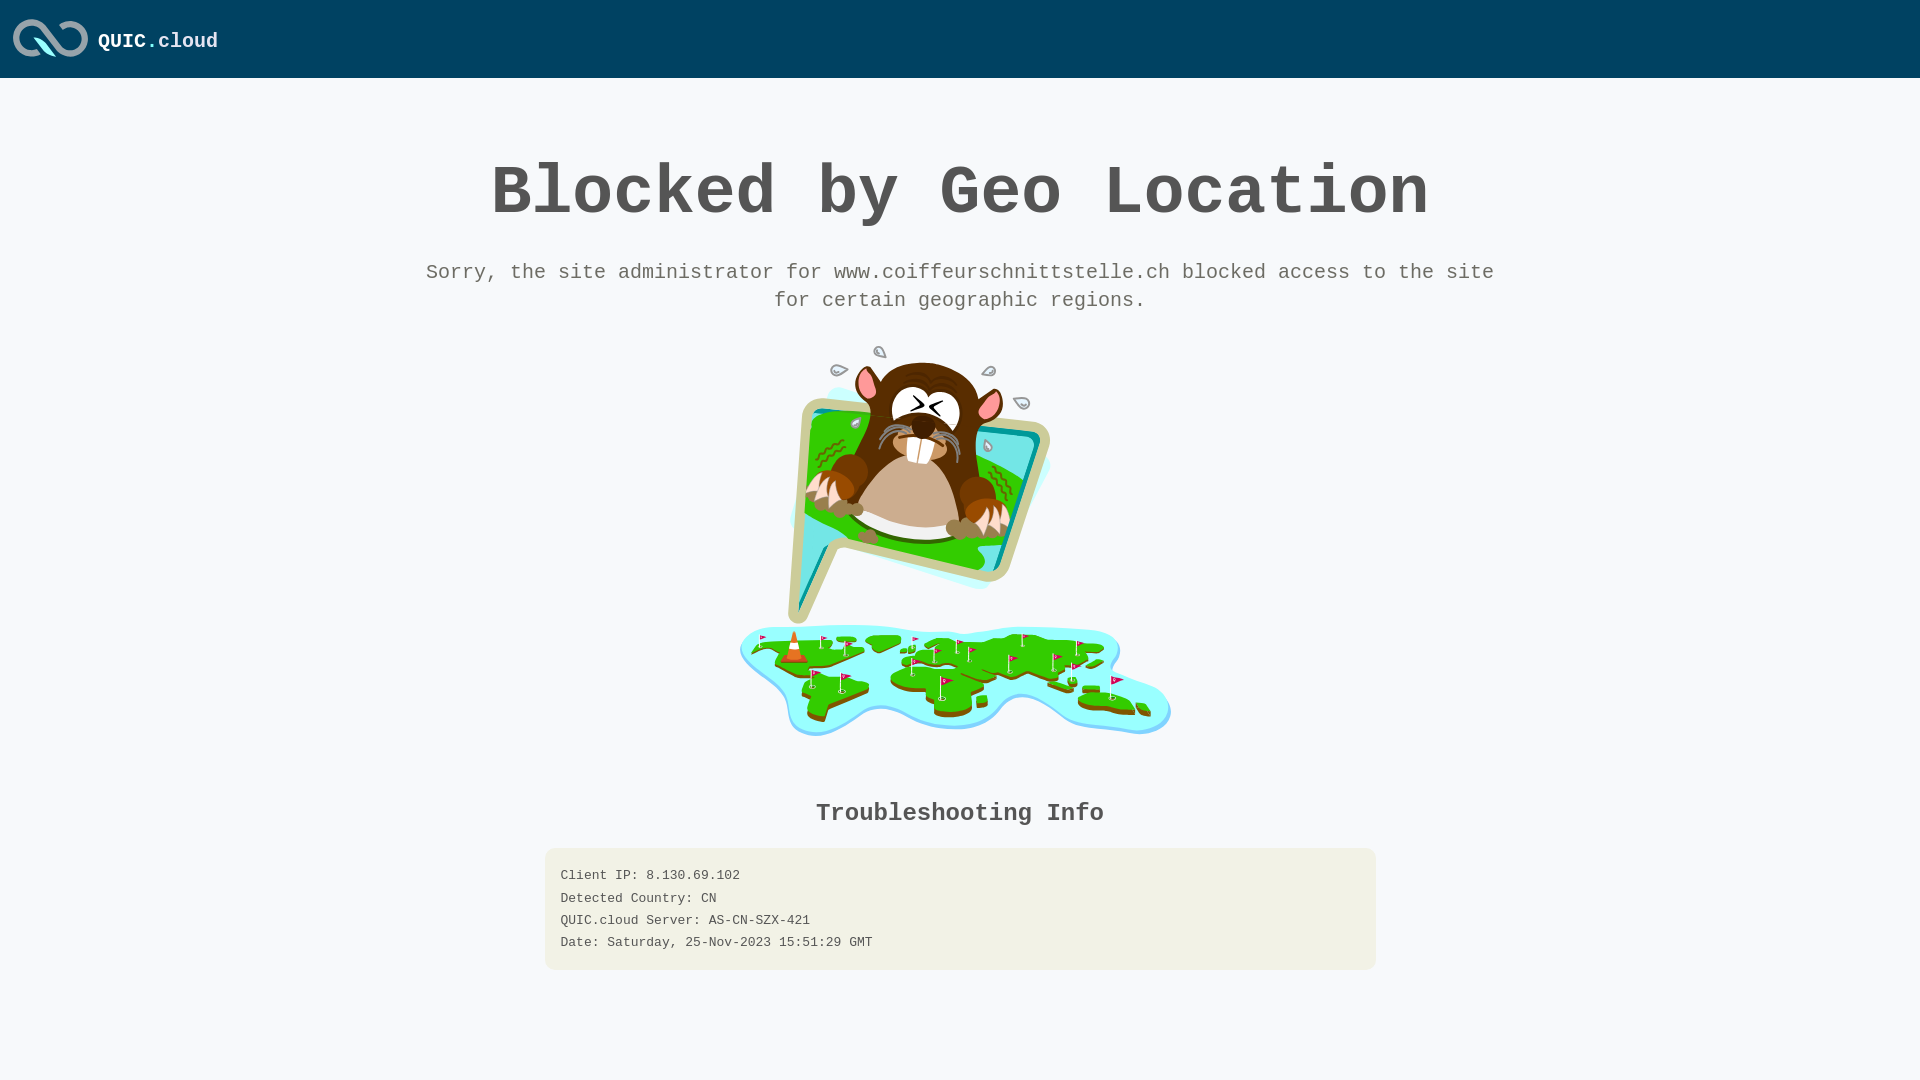  Describe the element at coordinates (50, 57) in the screenshot. I see `'QUIC.cloud'` at that location.